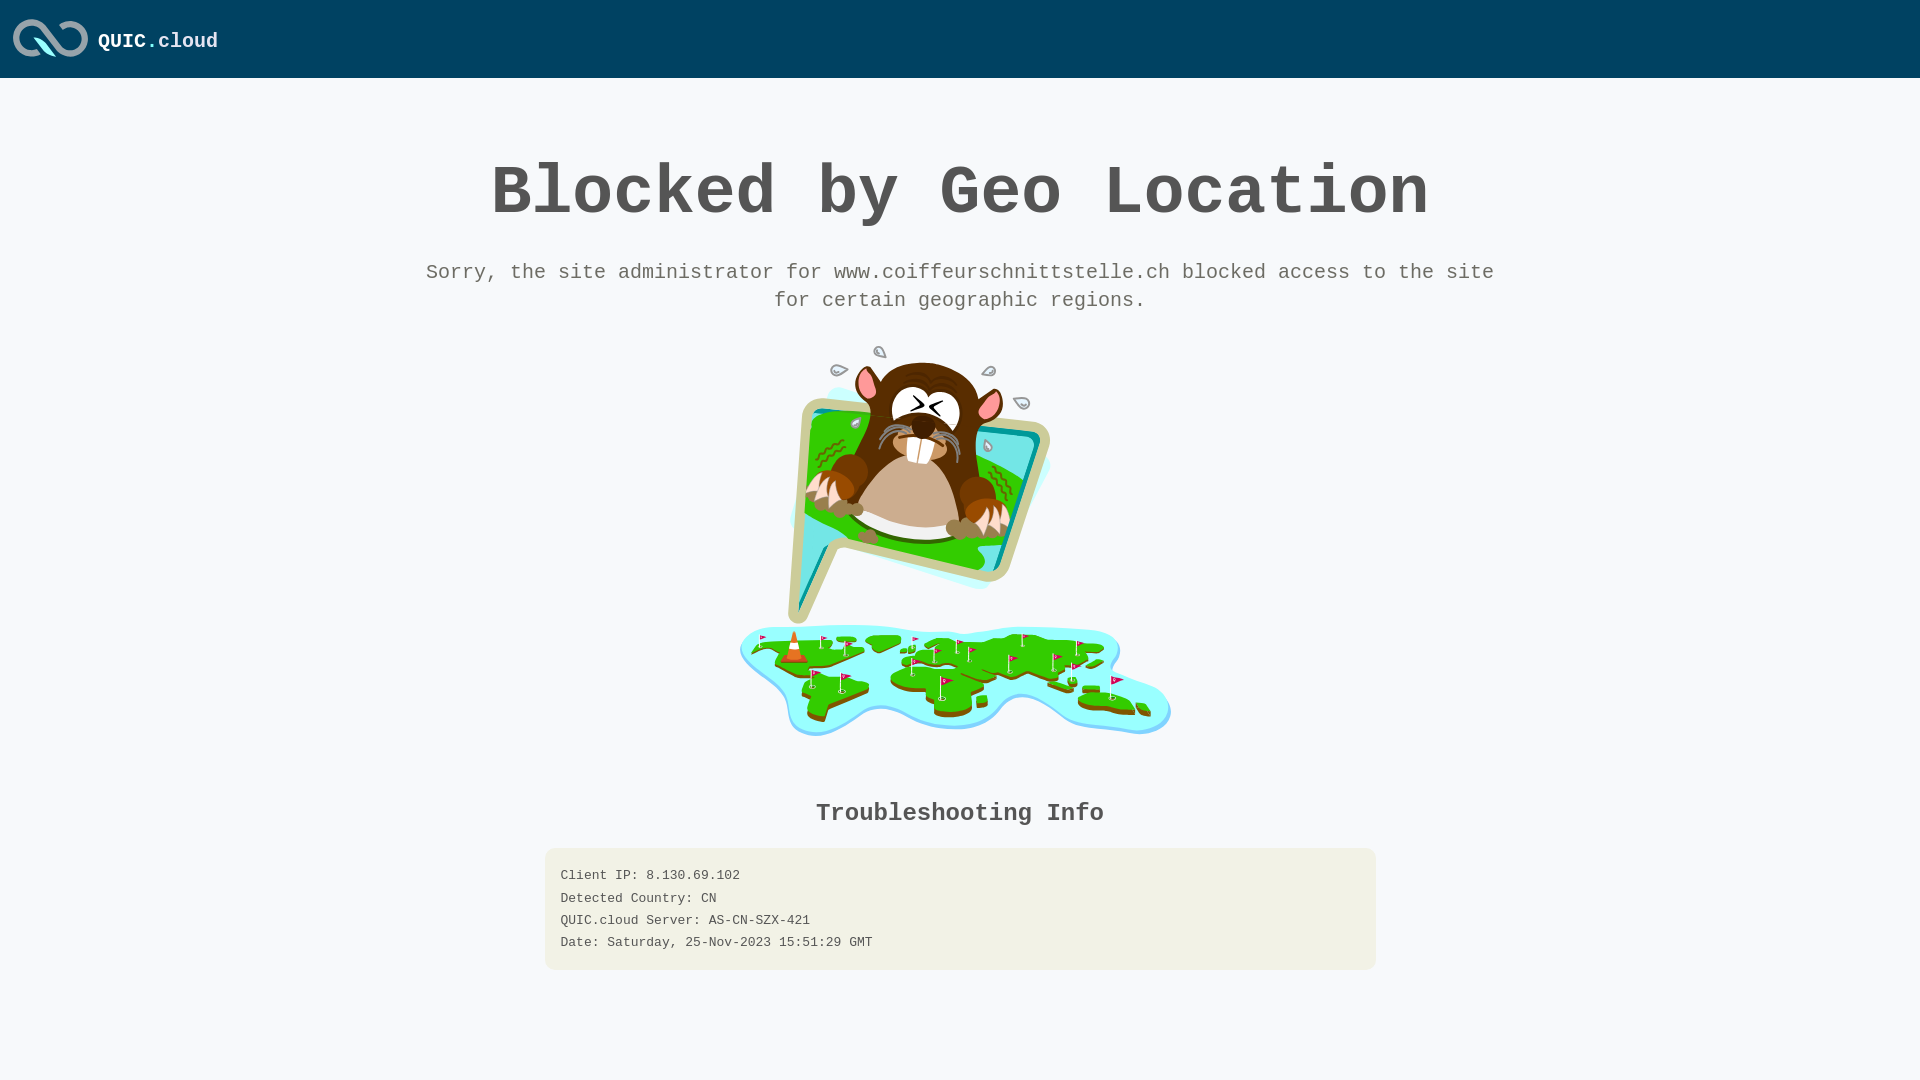  Describe the element at coordinates (50, 57) in the screenshot. I see `'QUIC.cloud'` at that location.